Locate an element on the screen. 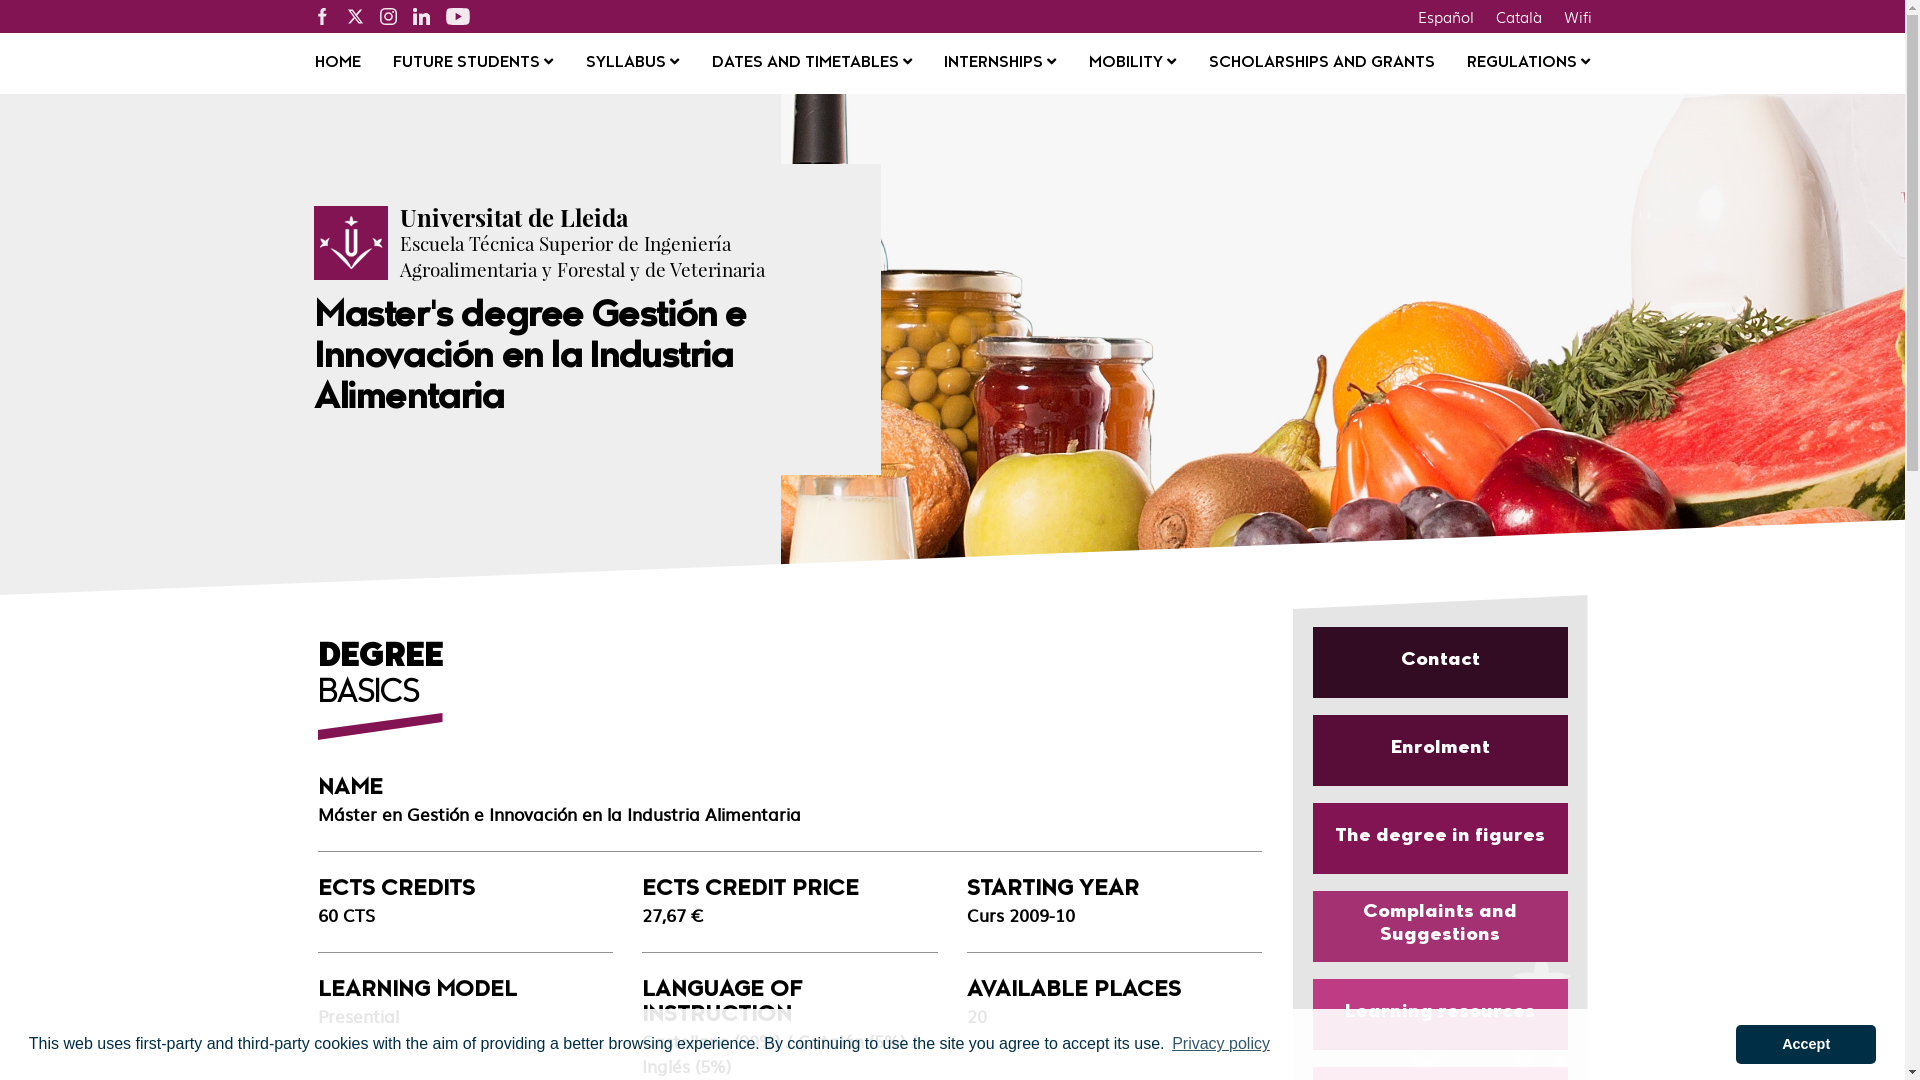 Image resolution: width=1920 pixels, height=1080 pixels. 'SCHOLARSHIPS AND GRANTS' is located at coordinates (1321, 63).